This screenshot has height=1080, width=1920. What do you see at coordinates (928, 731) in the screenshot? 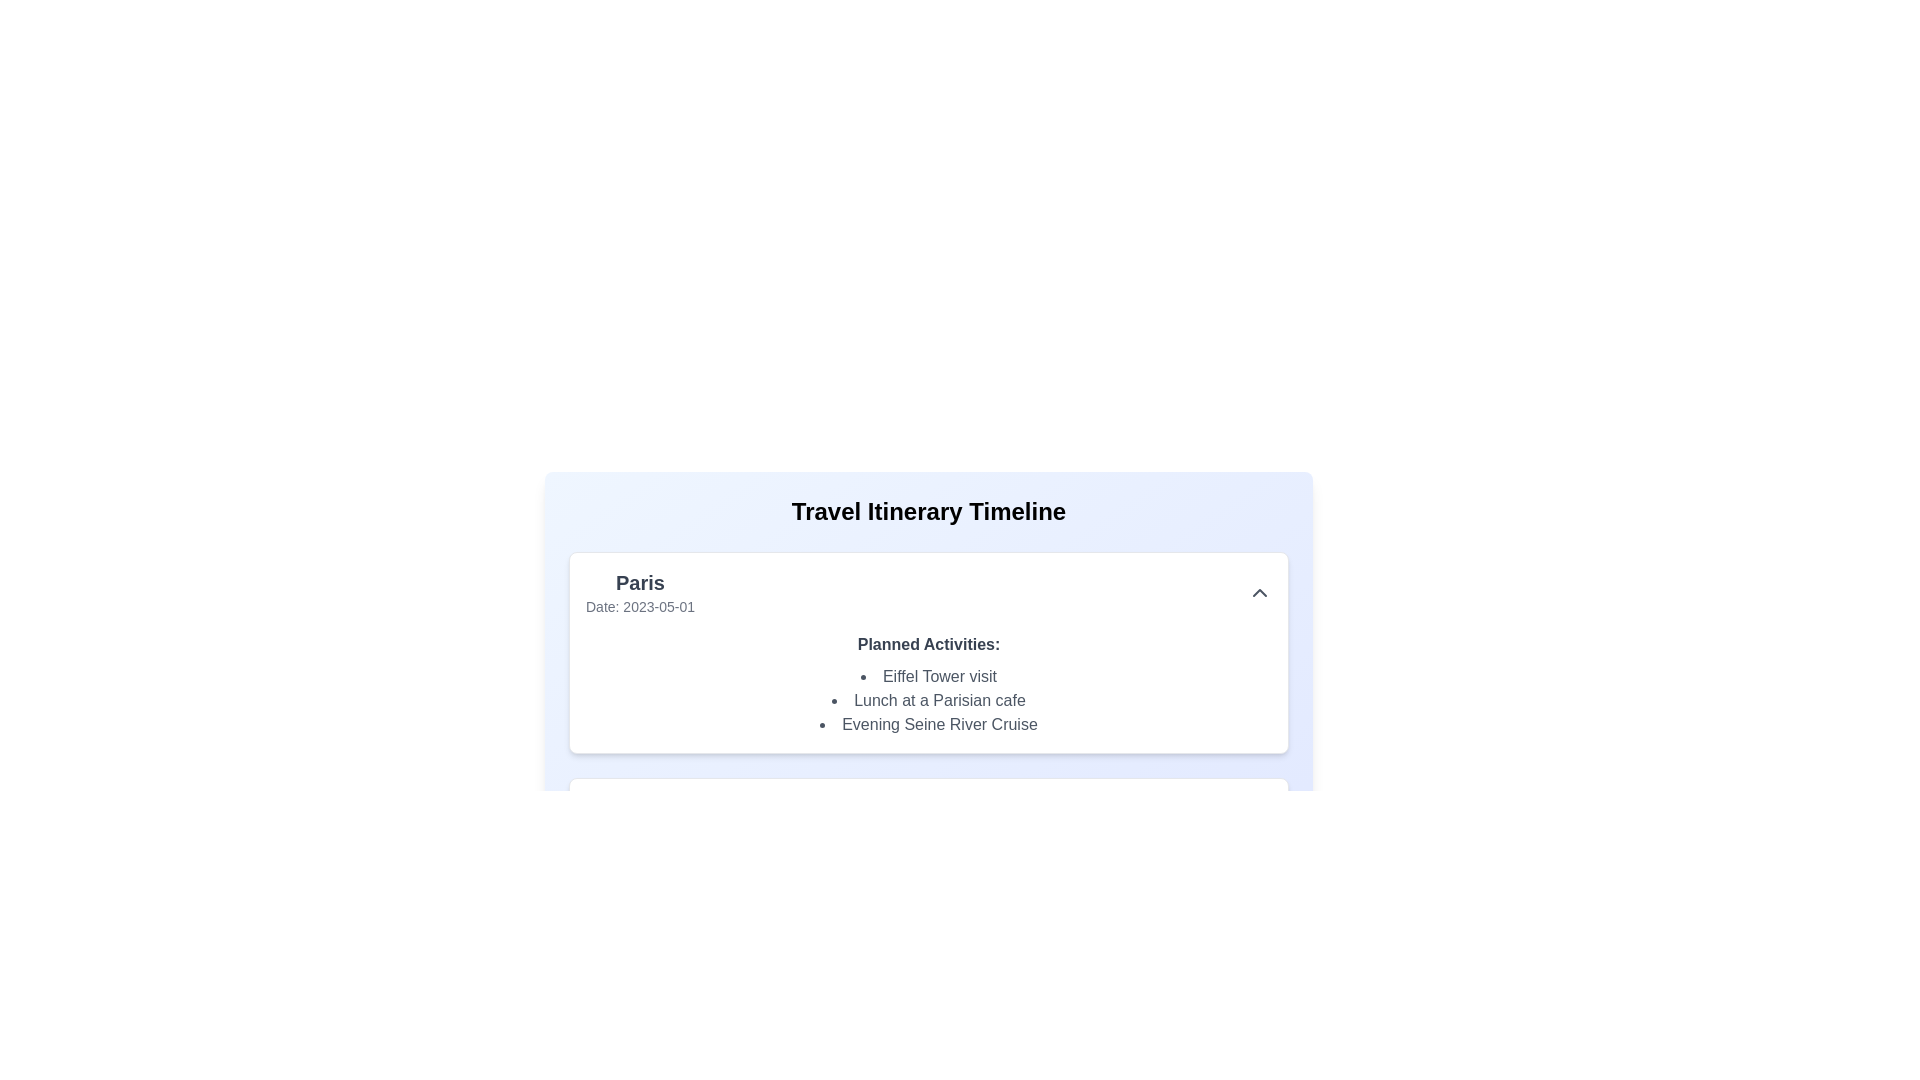
I see `the informational block displaying the date-specific itinerary for Paris, which is the first itinerary block in the travel timeline located below the title 'Travel Itinerary Timeline'` at bounding box center [928, 731].